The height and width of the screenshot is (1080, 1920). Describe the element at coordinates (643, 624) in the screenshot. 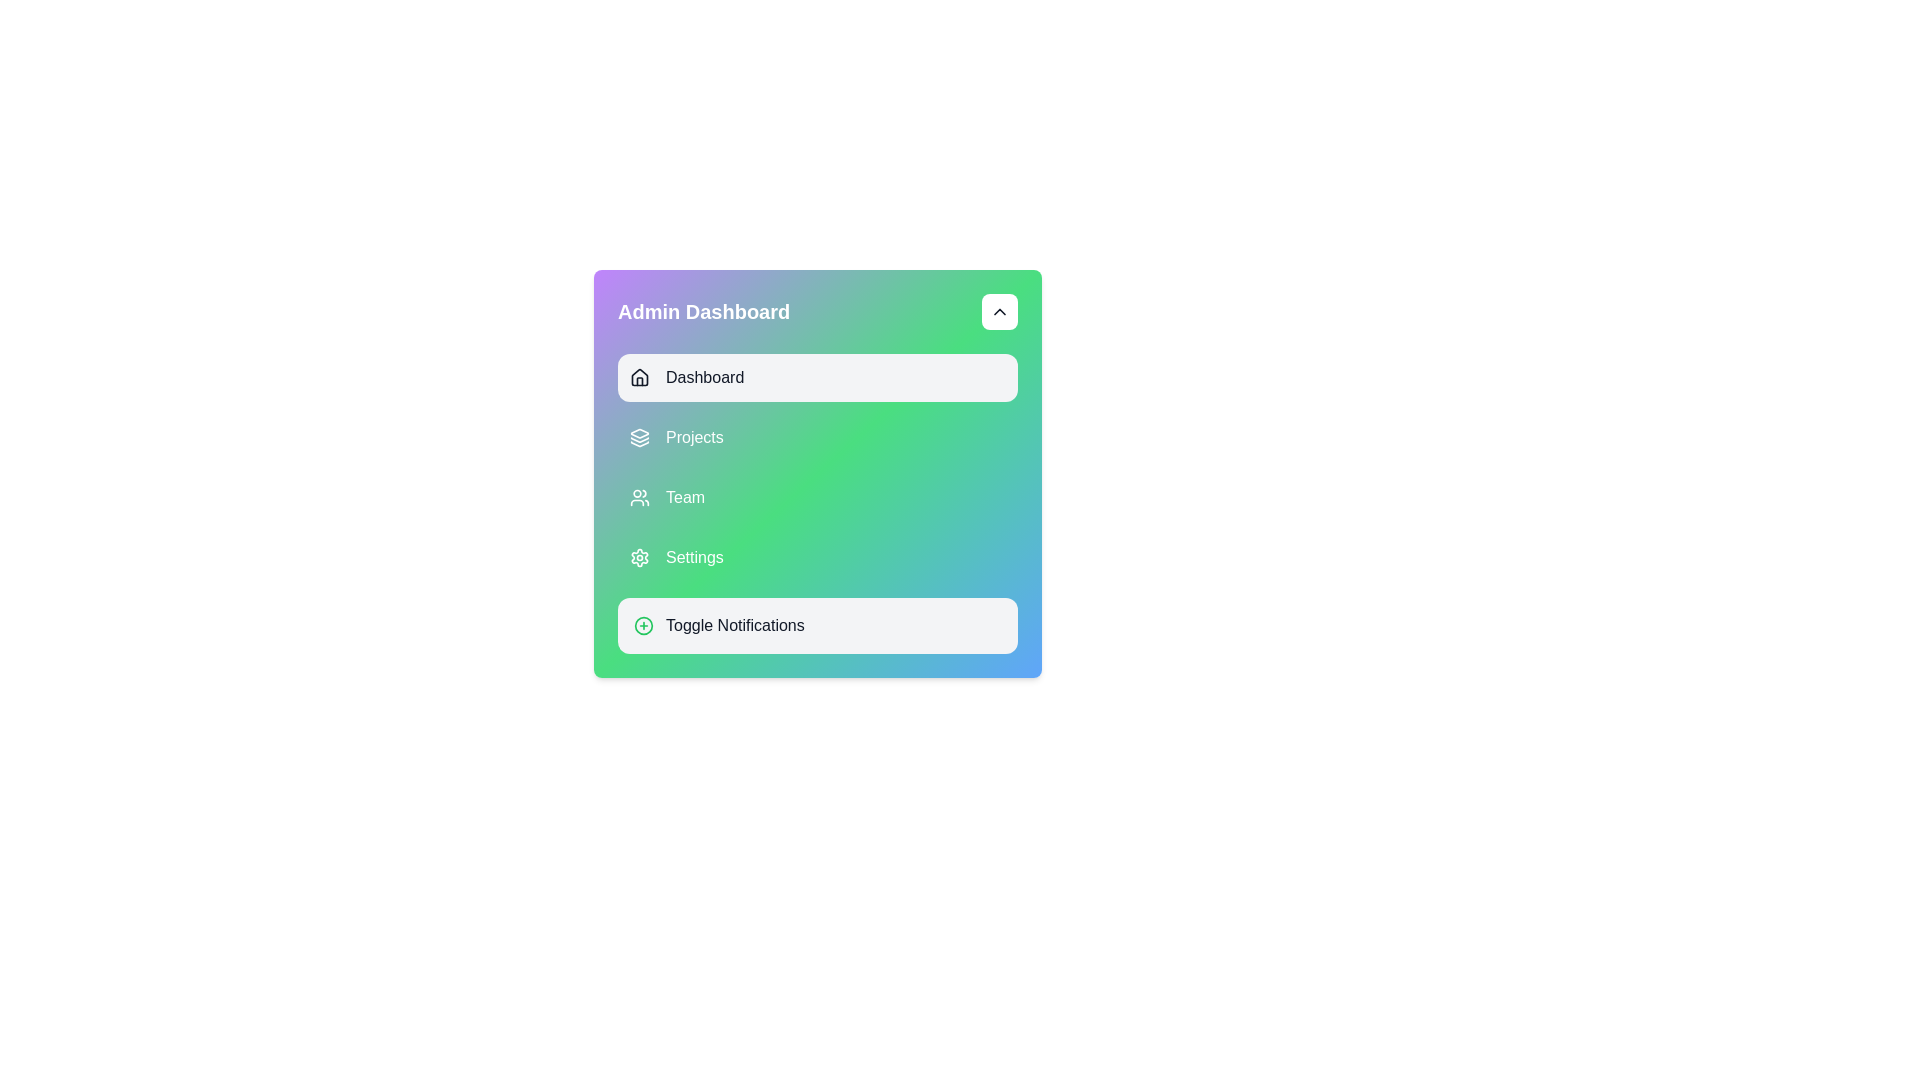

I see `the notification toggle icon located to the left of the 'Toggle Notifications' text in the dashboard interface` at that location.